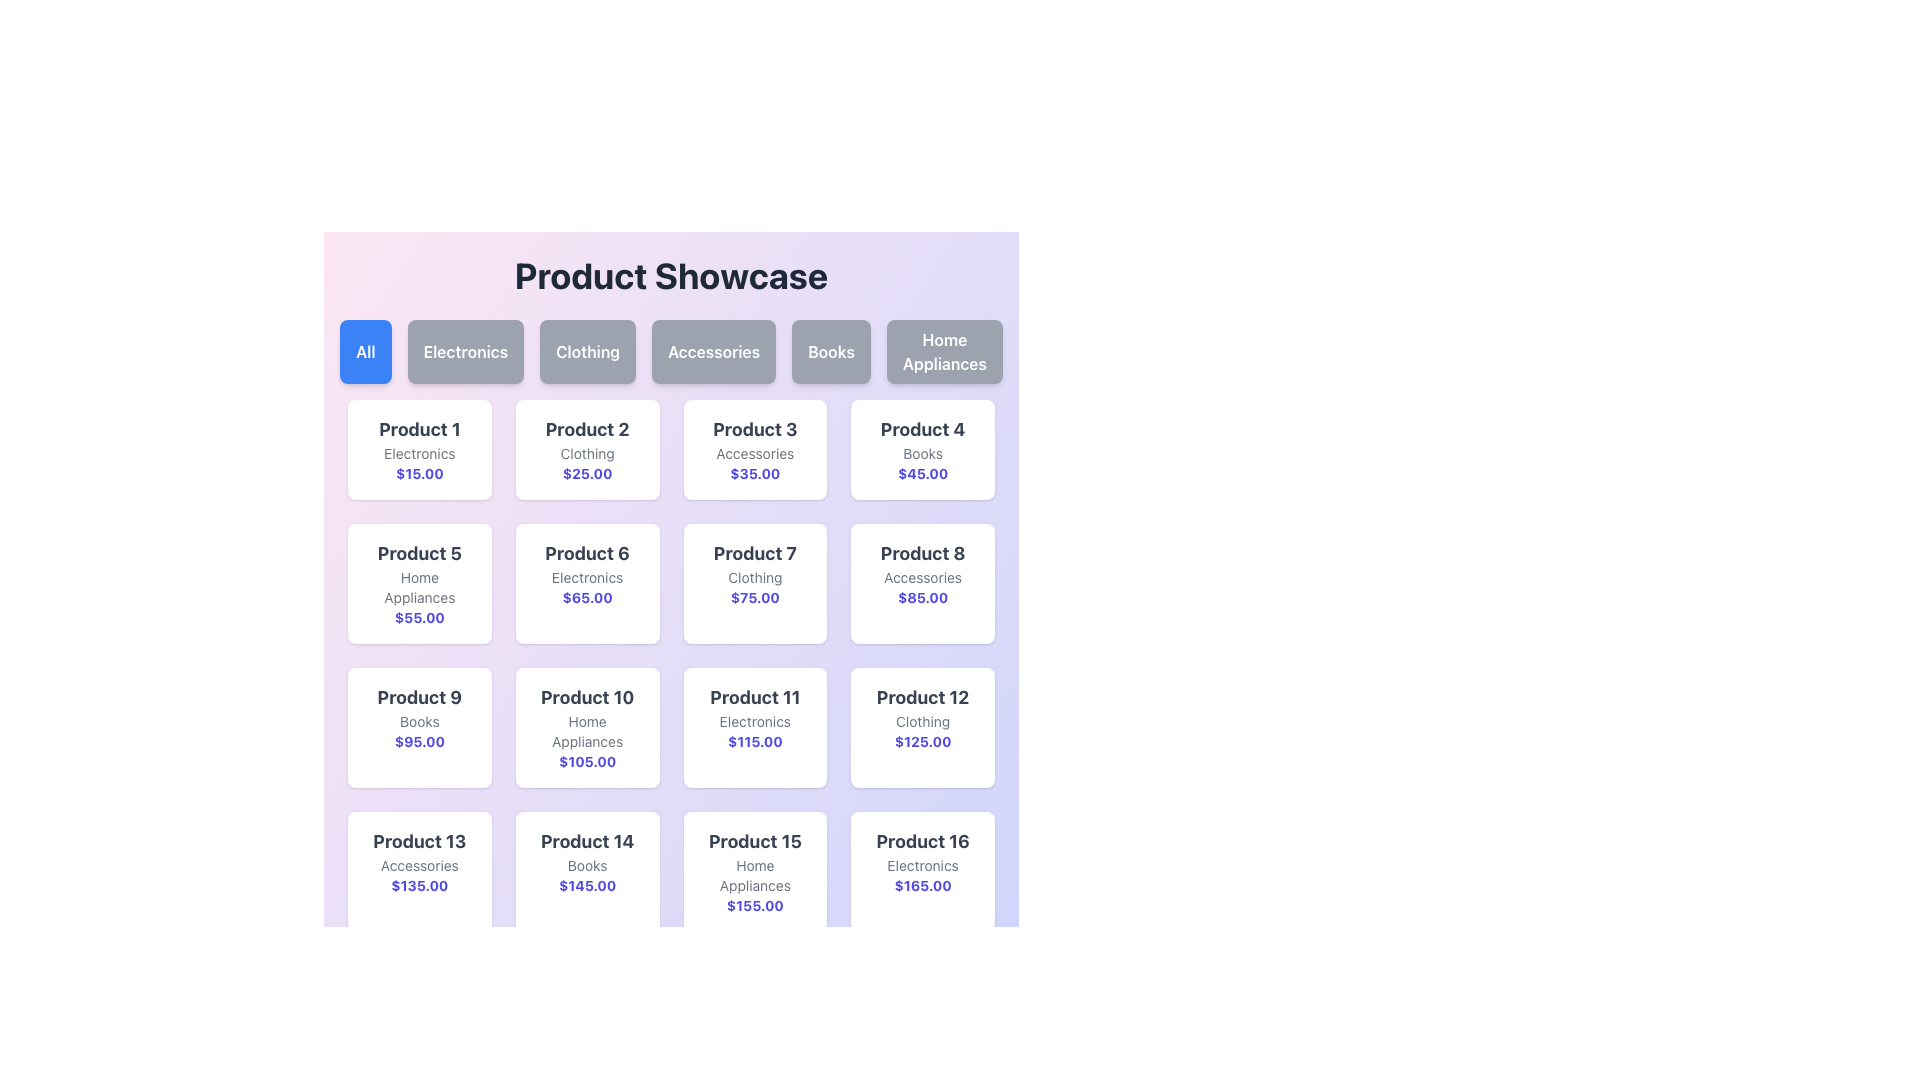 The width and height of the screenshot is (1920, 1080). Describe the element at coordinates (671, 350) in the screenshot. I see `the 'Accessories' button in the product filter navigation bar to filter products by accessories` at that location.